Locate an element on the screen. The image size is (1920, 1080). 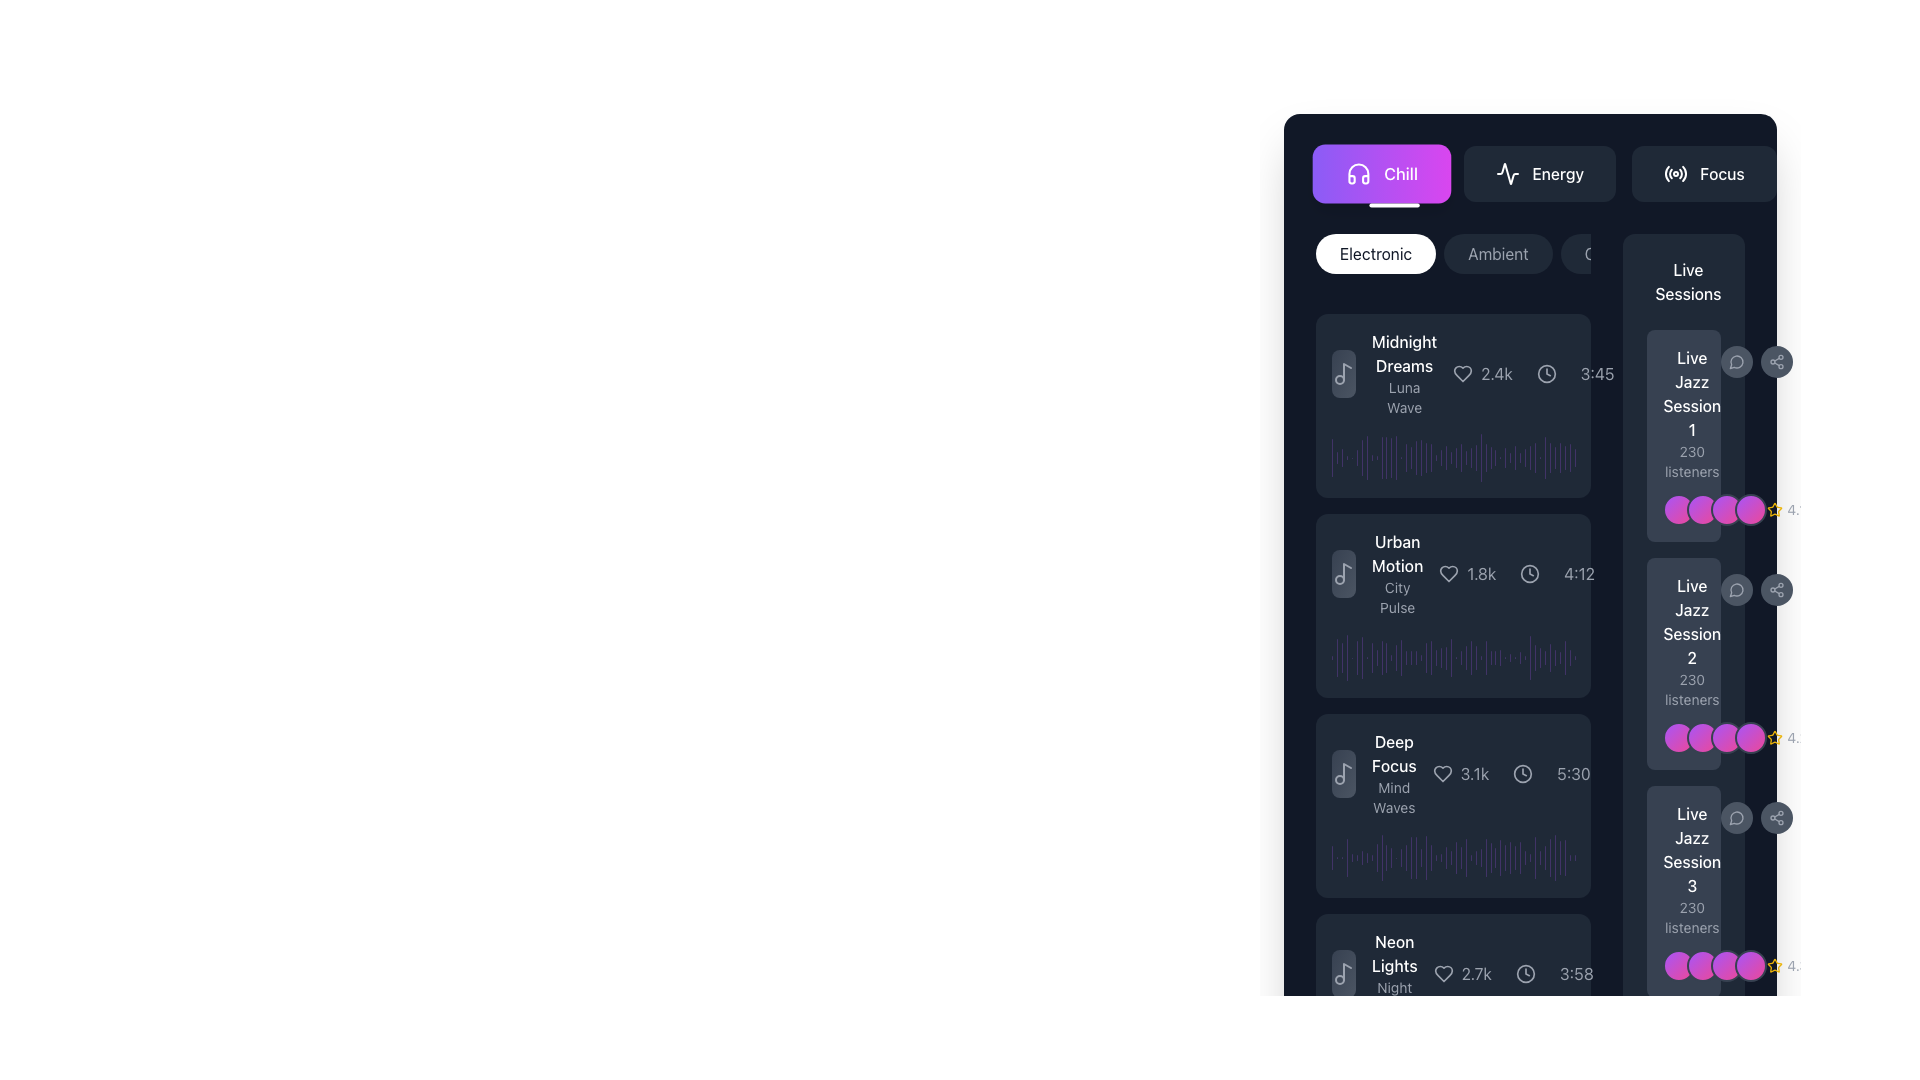
the text label displaying '230' listeners, which is located at the bottom of the card for 'Live Jazz Session 2' in the 'Live Sessions' column on the right-hand side of the interface is located at coordinates (1691, 689).